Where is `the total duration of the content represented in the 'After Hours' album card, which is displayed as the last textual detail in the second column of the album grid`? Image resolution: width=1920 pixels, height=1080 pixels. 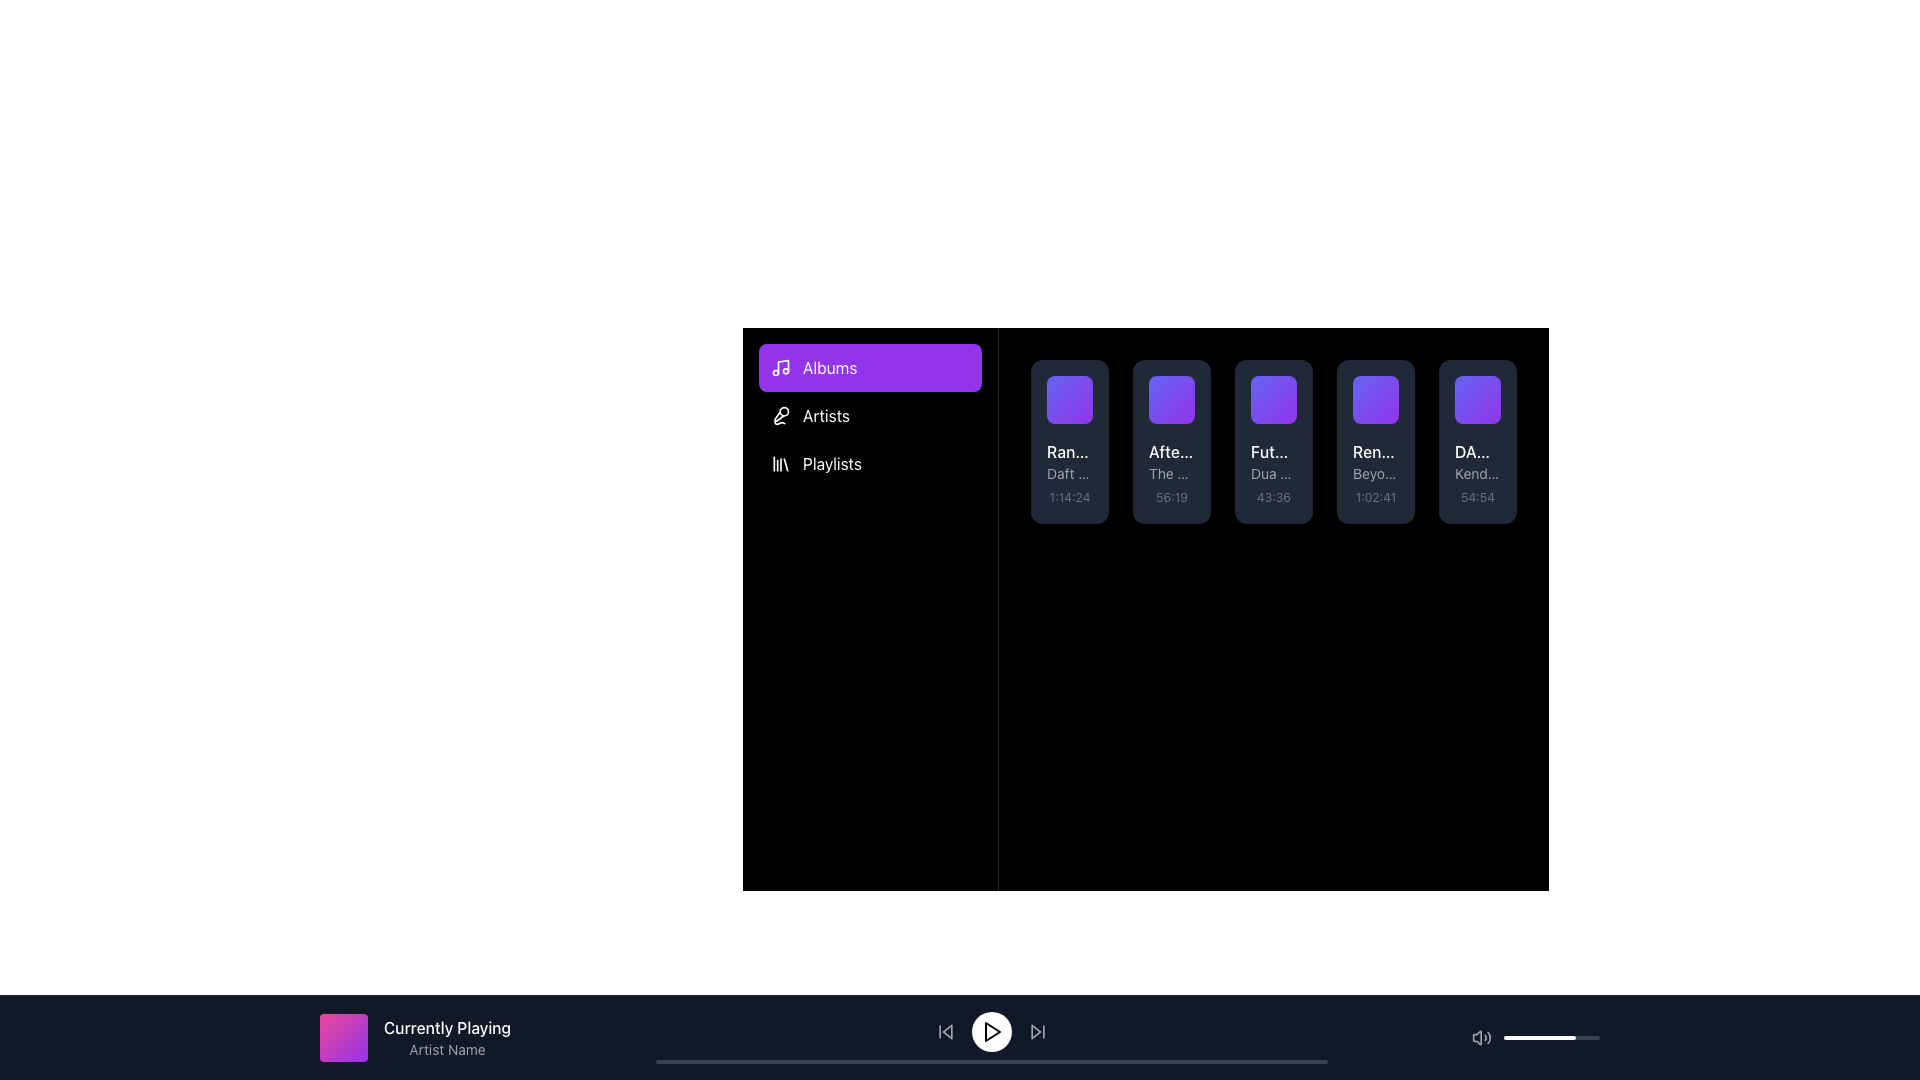
the total duration of the content represented in the 'After Hours' album card, which is displayed as the last textual detail in the second column of the album grid is located at coordinates (1171, 496).